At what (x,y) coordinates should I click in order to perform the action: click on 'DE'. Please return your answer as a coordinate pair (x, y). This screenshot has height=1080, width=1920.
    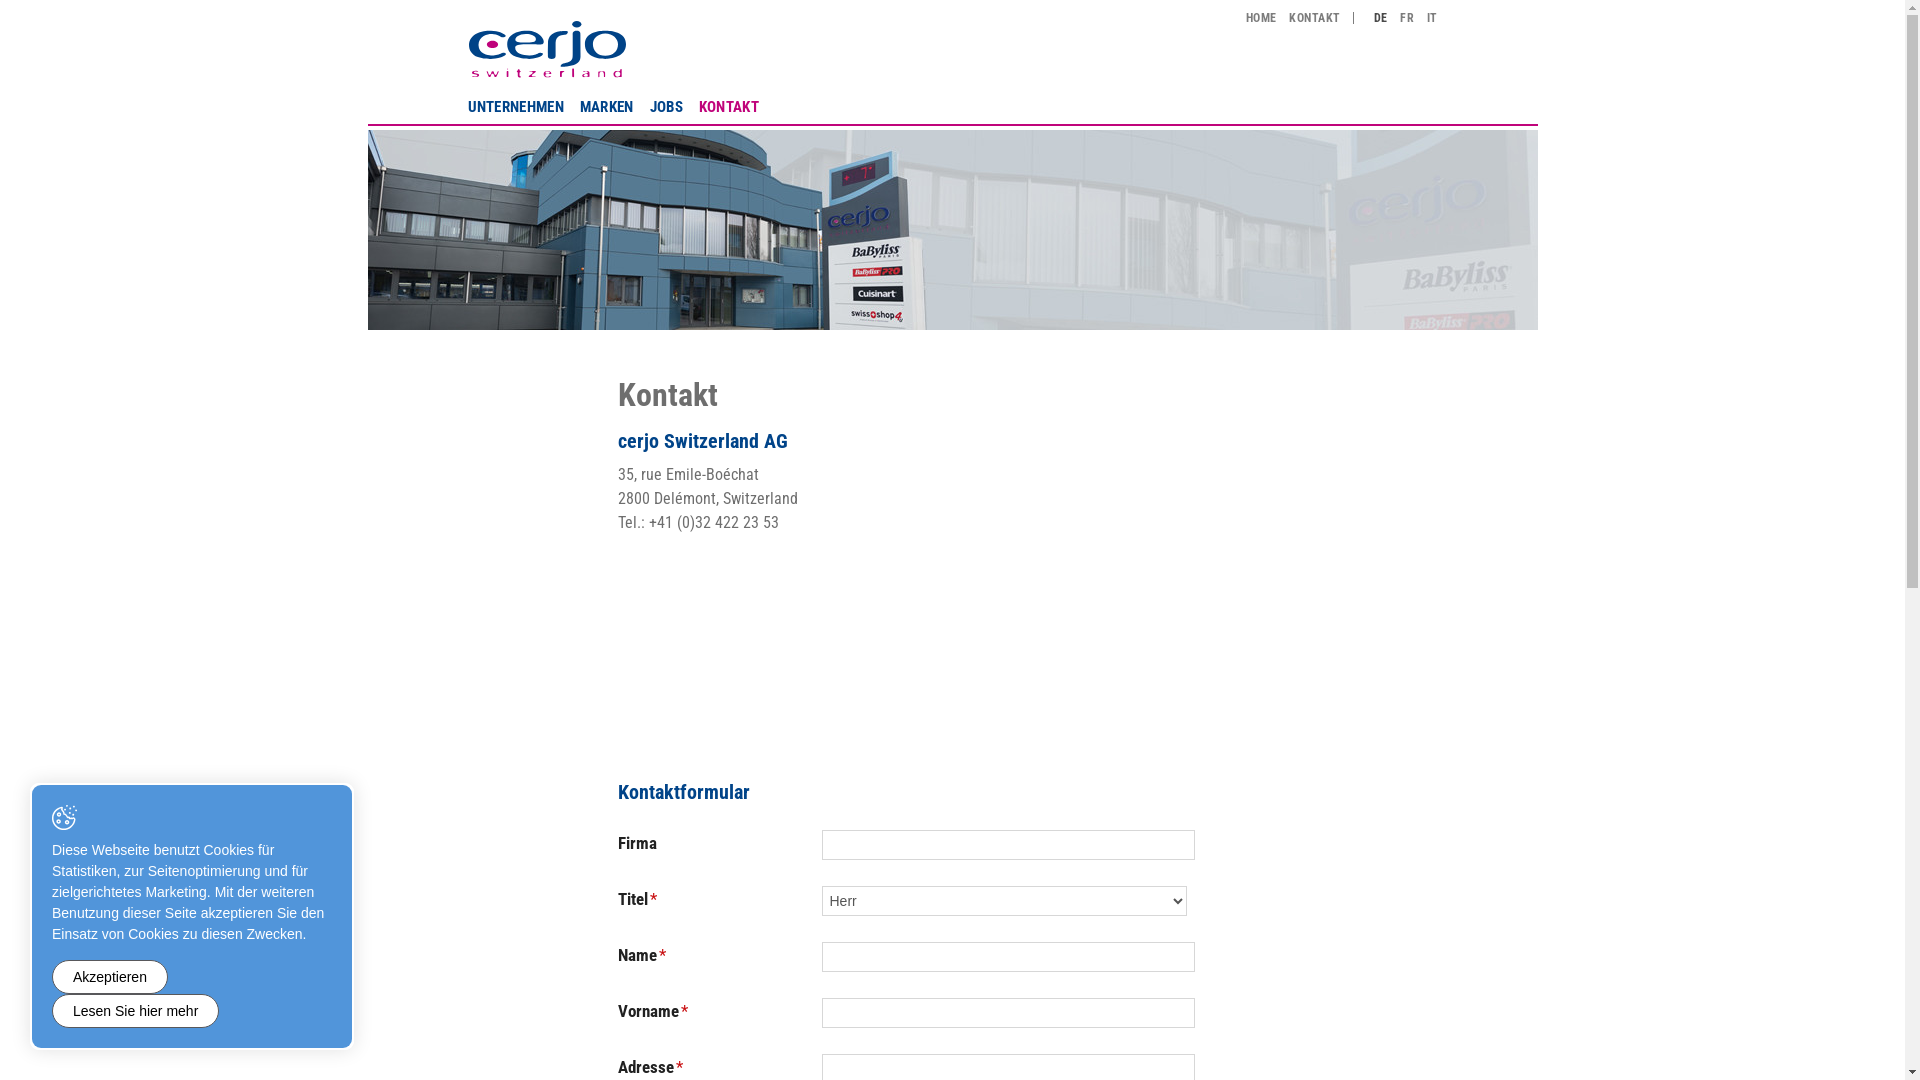
    Looking at the image, I should click on (1380, 18).